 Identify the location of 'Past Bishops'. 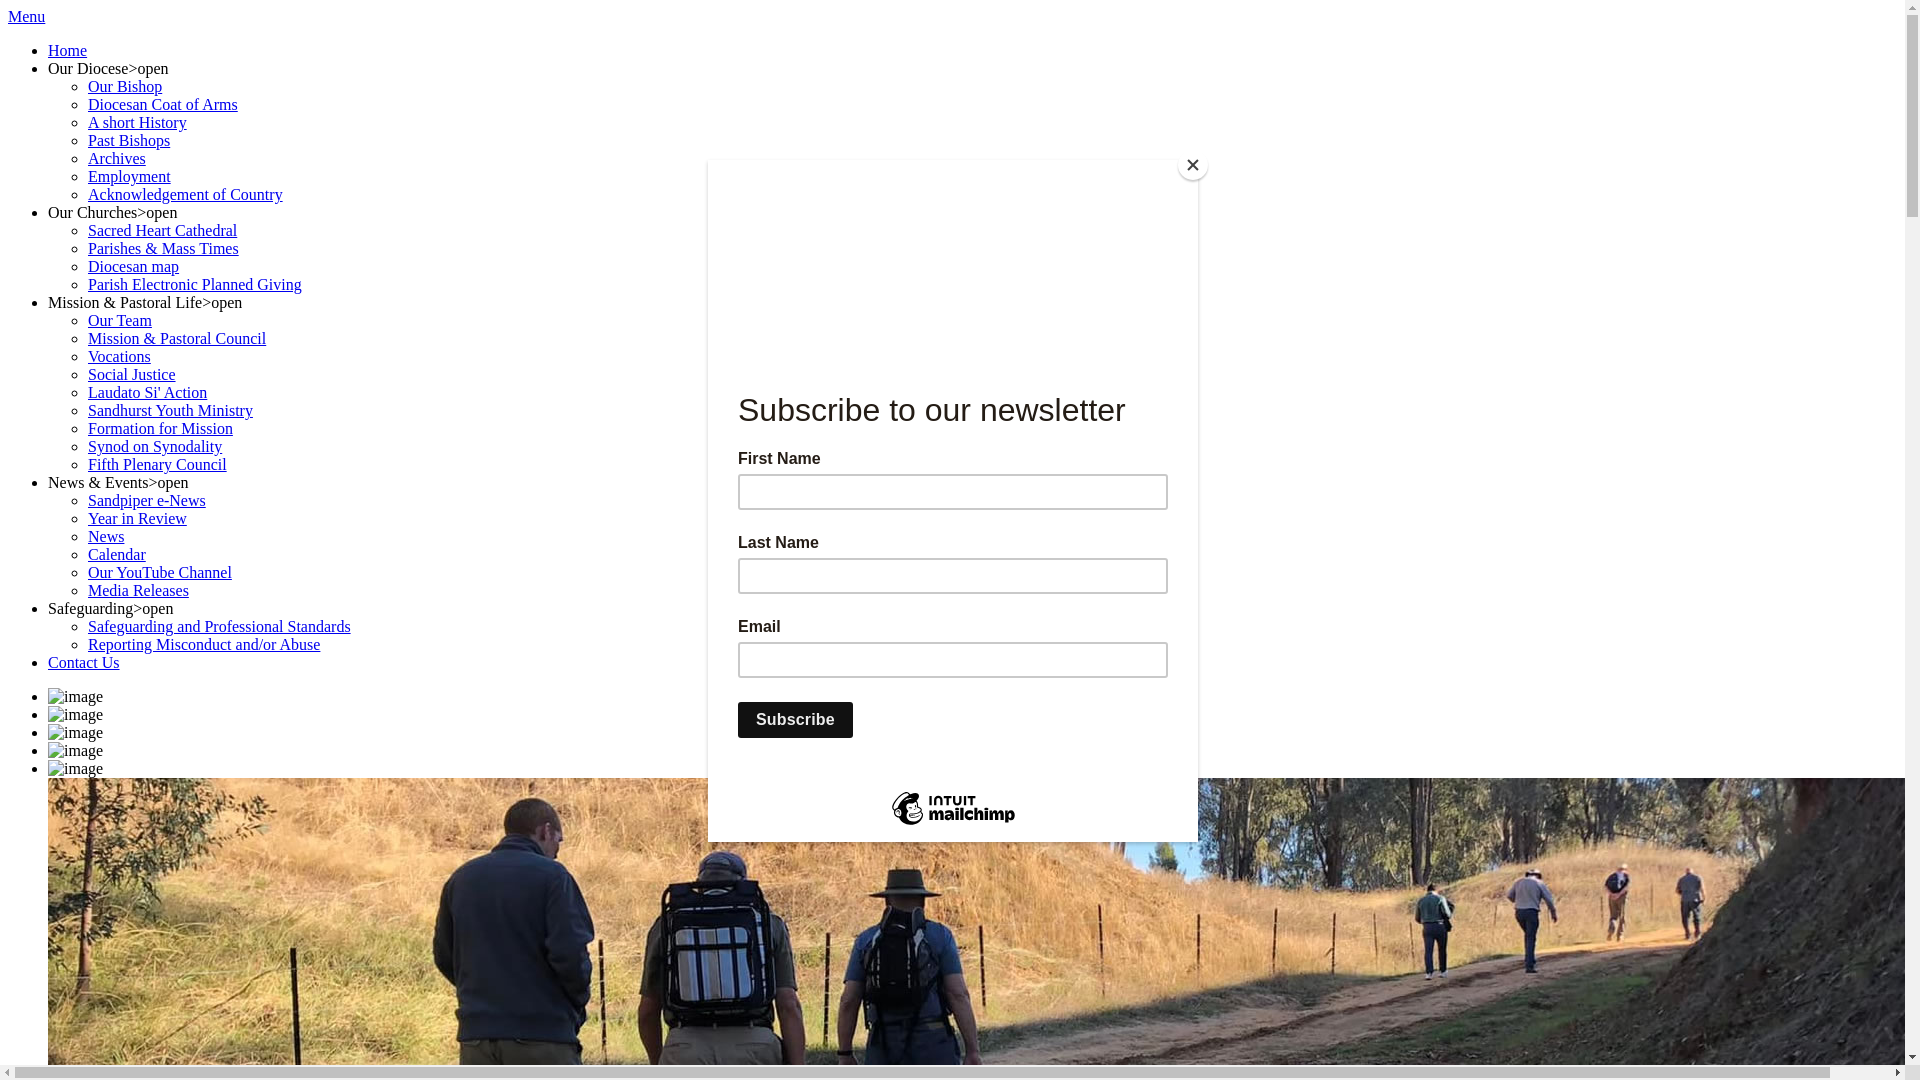
(128, 139).